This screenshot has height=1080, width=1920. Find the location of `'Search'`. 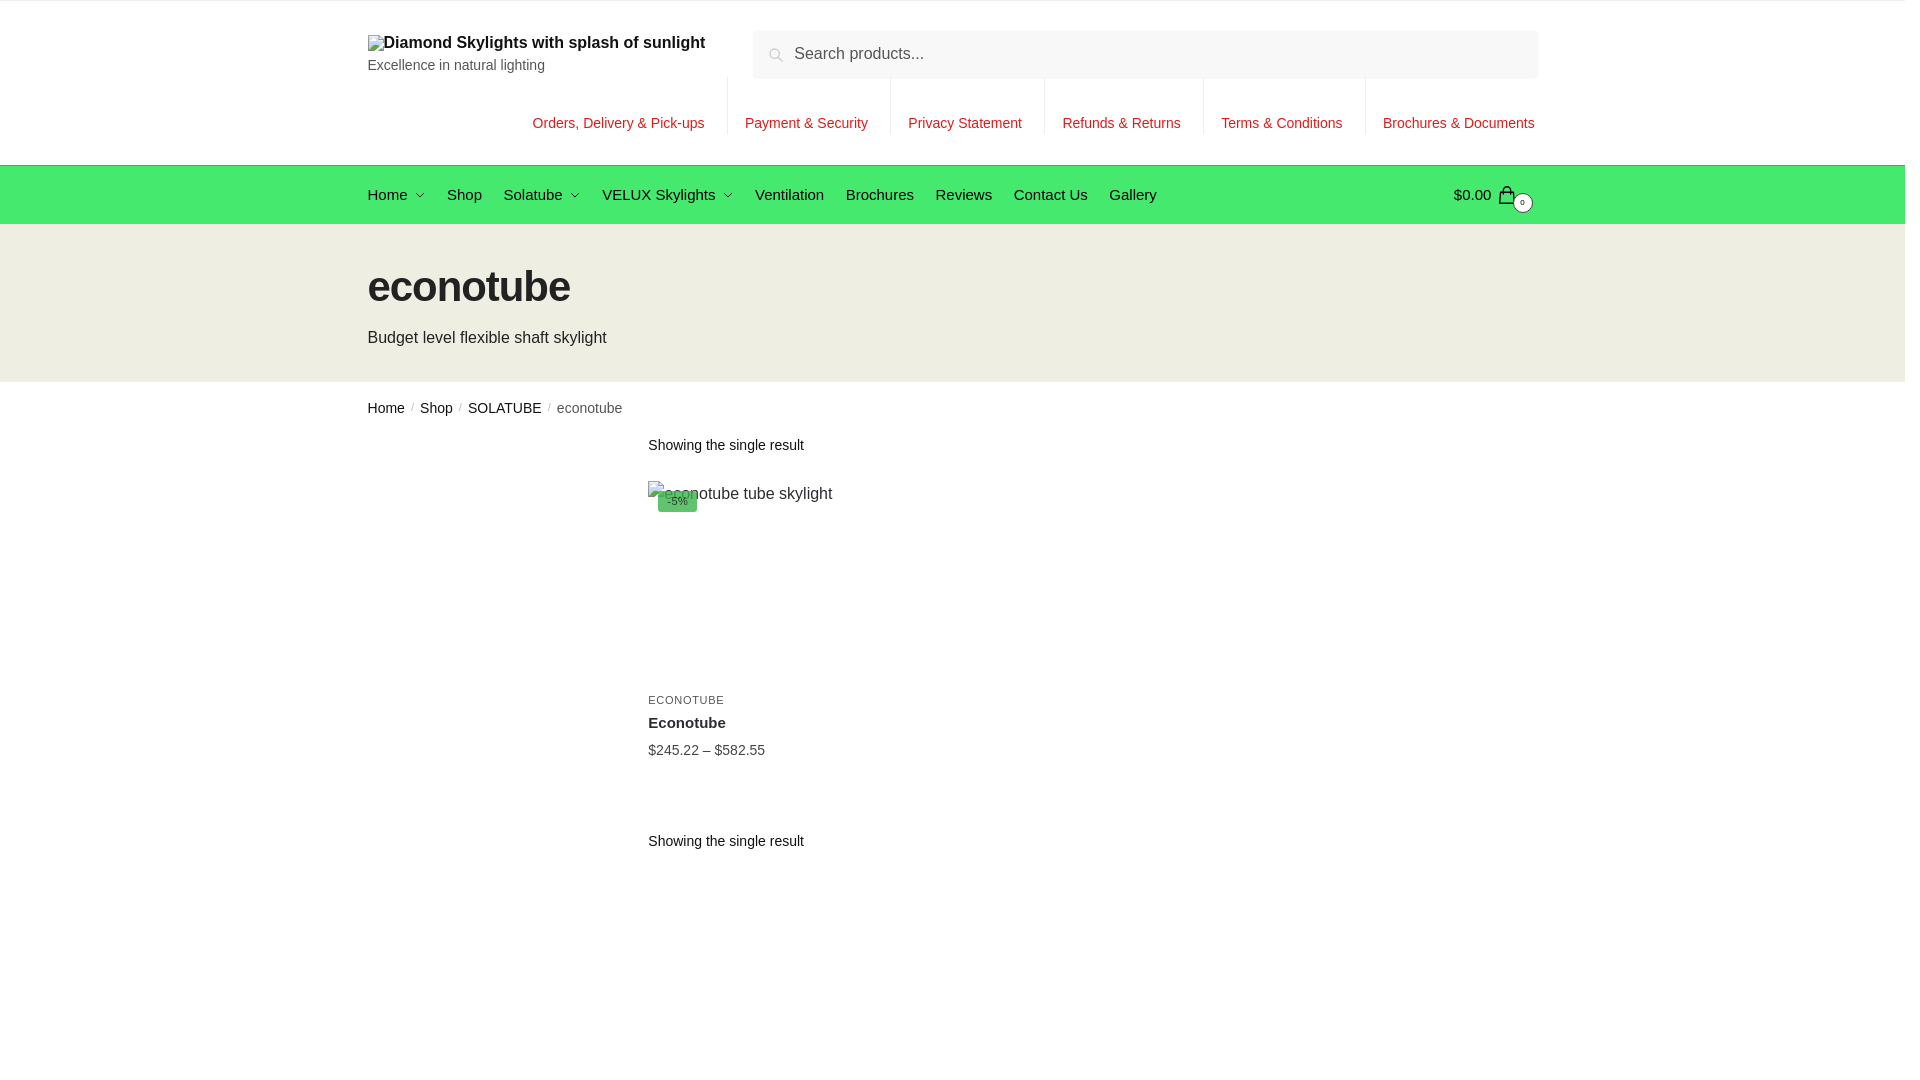

'Search' is located at coordinates (783, 45).